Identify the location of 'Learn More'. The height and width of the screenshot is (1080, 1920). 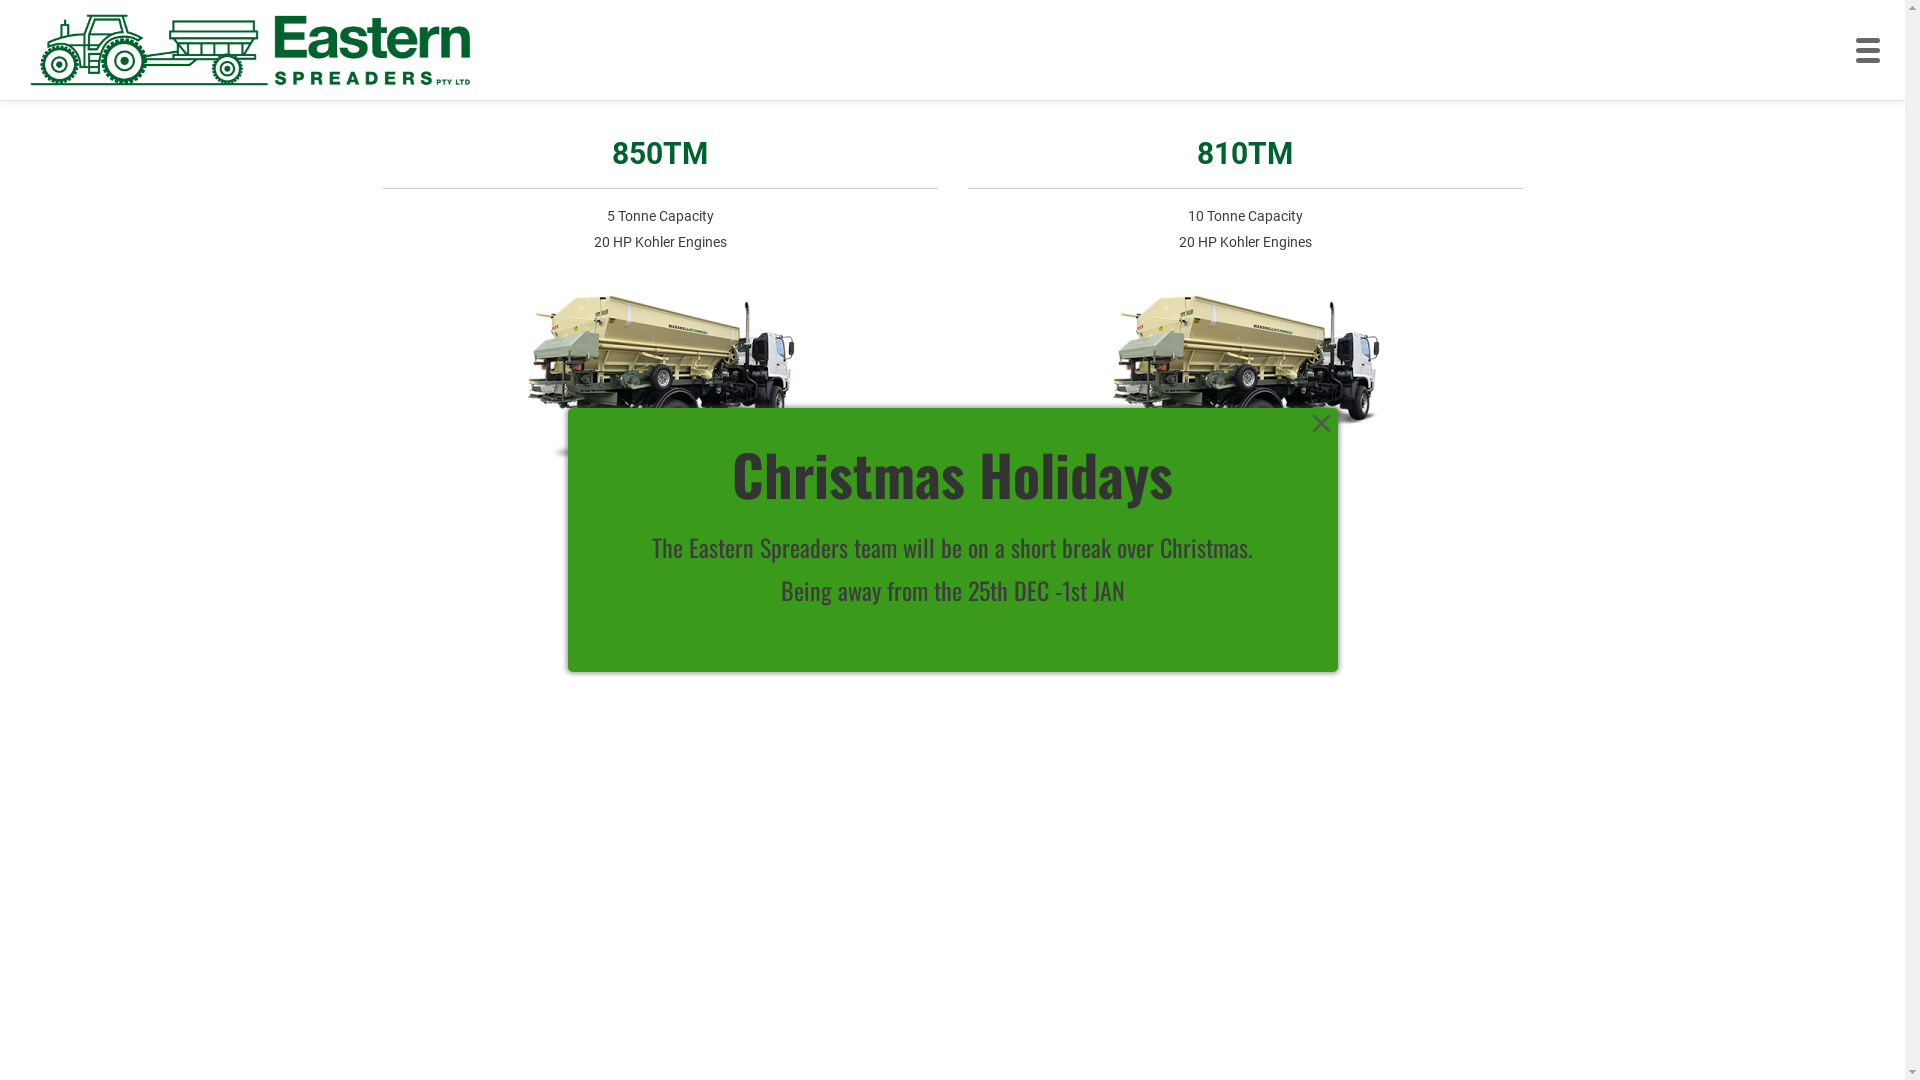
(660, 530).